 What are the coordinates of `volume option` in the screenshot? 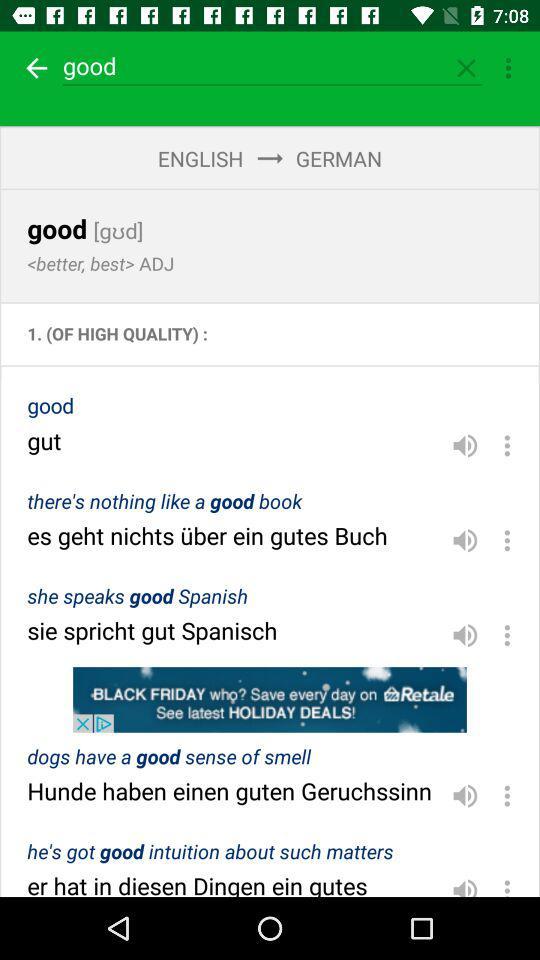 It's located at (465, 445).